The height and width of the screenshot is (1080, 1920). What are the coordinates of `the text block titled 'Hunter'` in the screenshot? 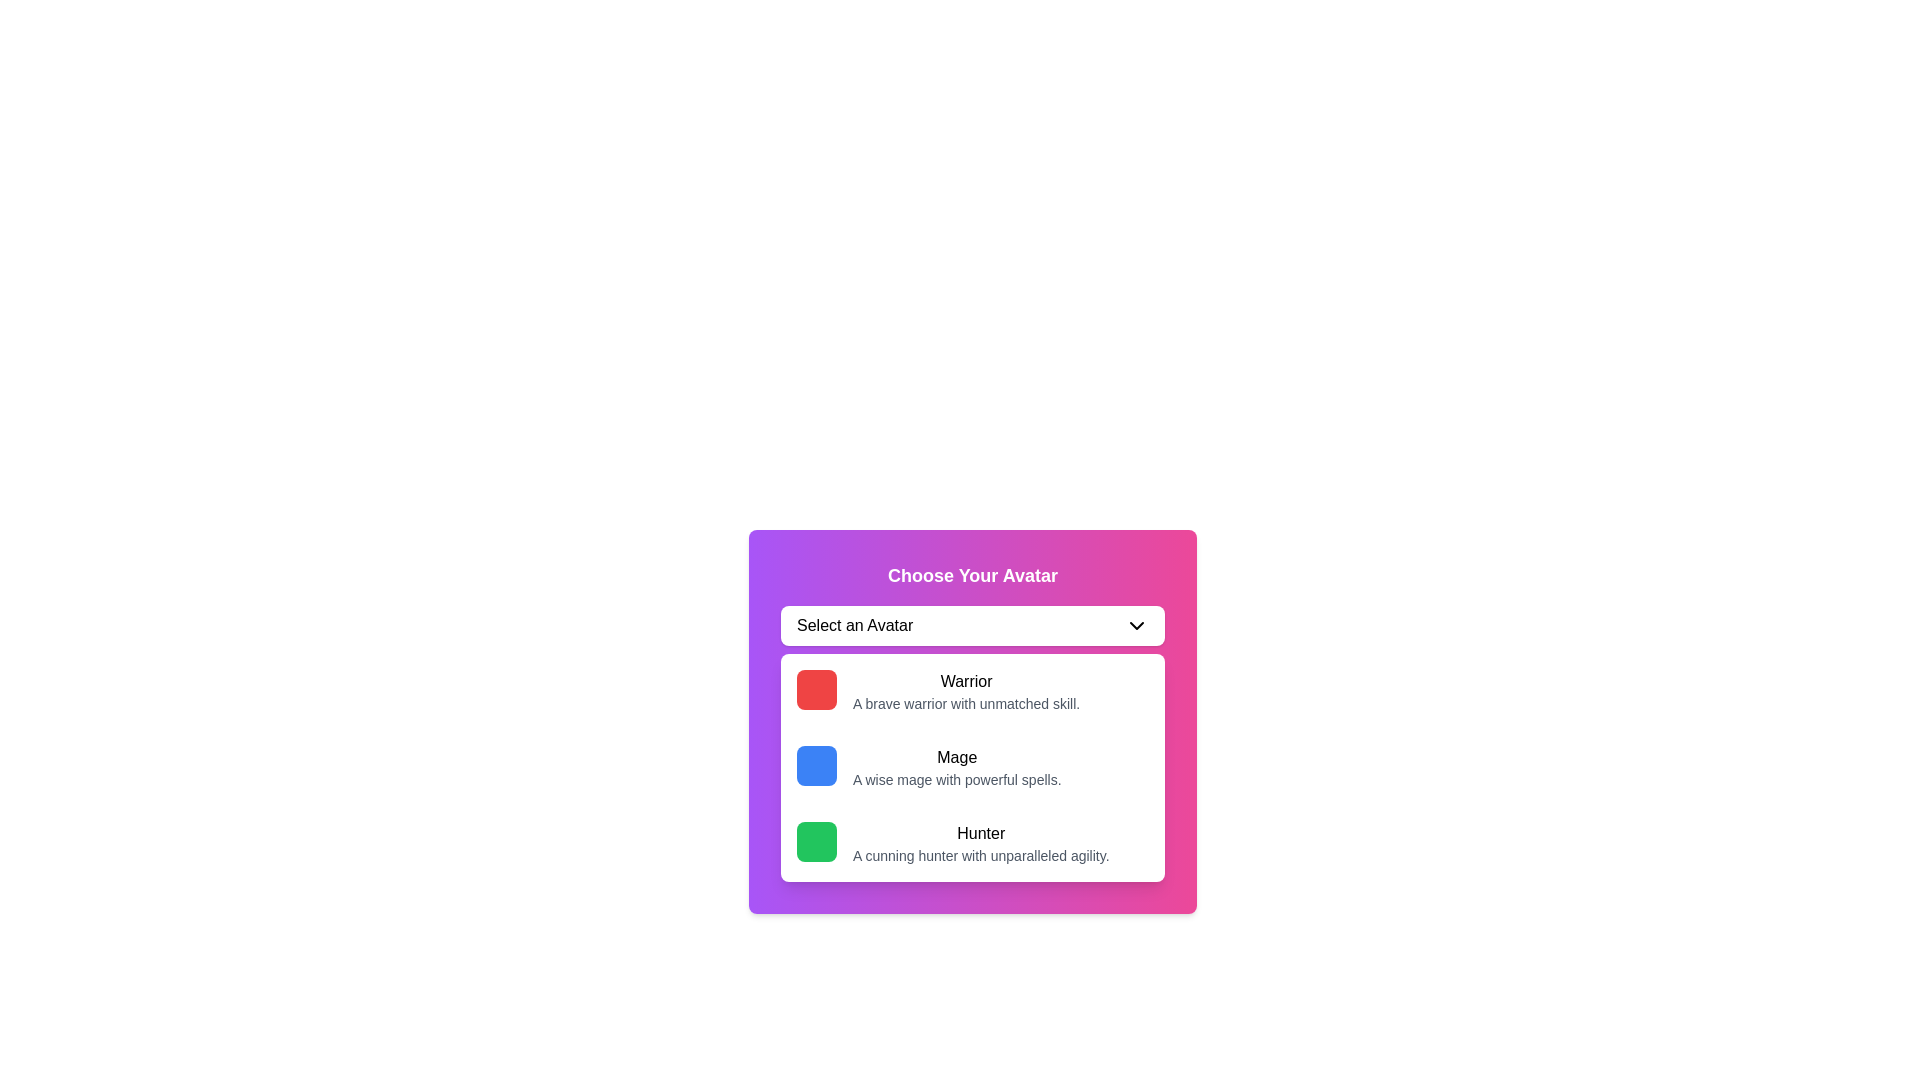 It's located at (981, 844).